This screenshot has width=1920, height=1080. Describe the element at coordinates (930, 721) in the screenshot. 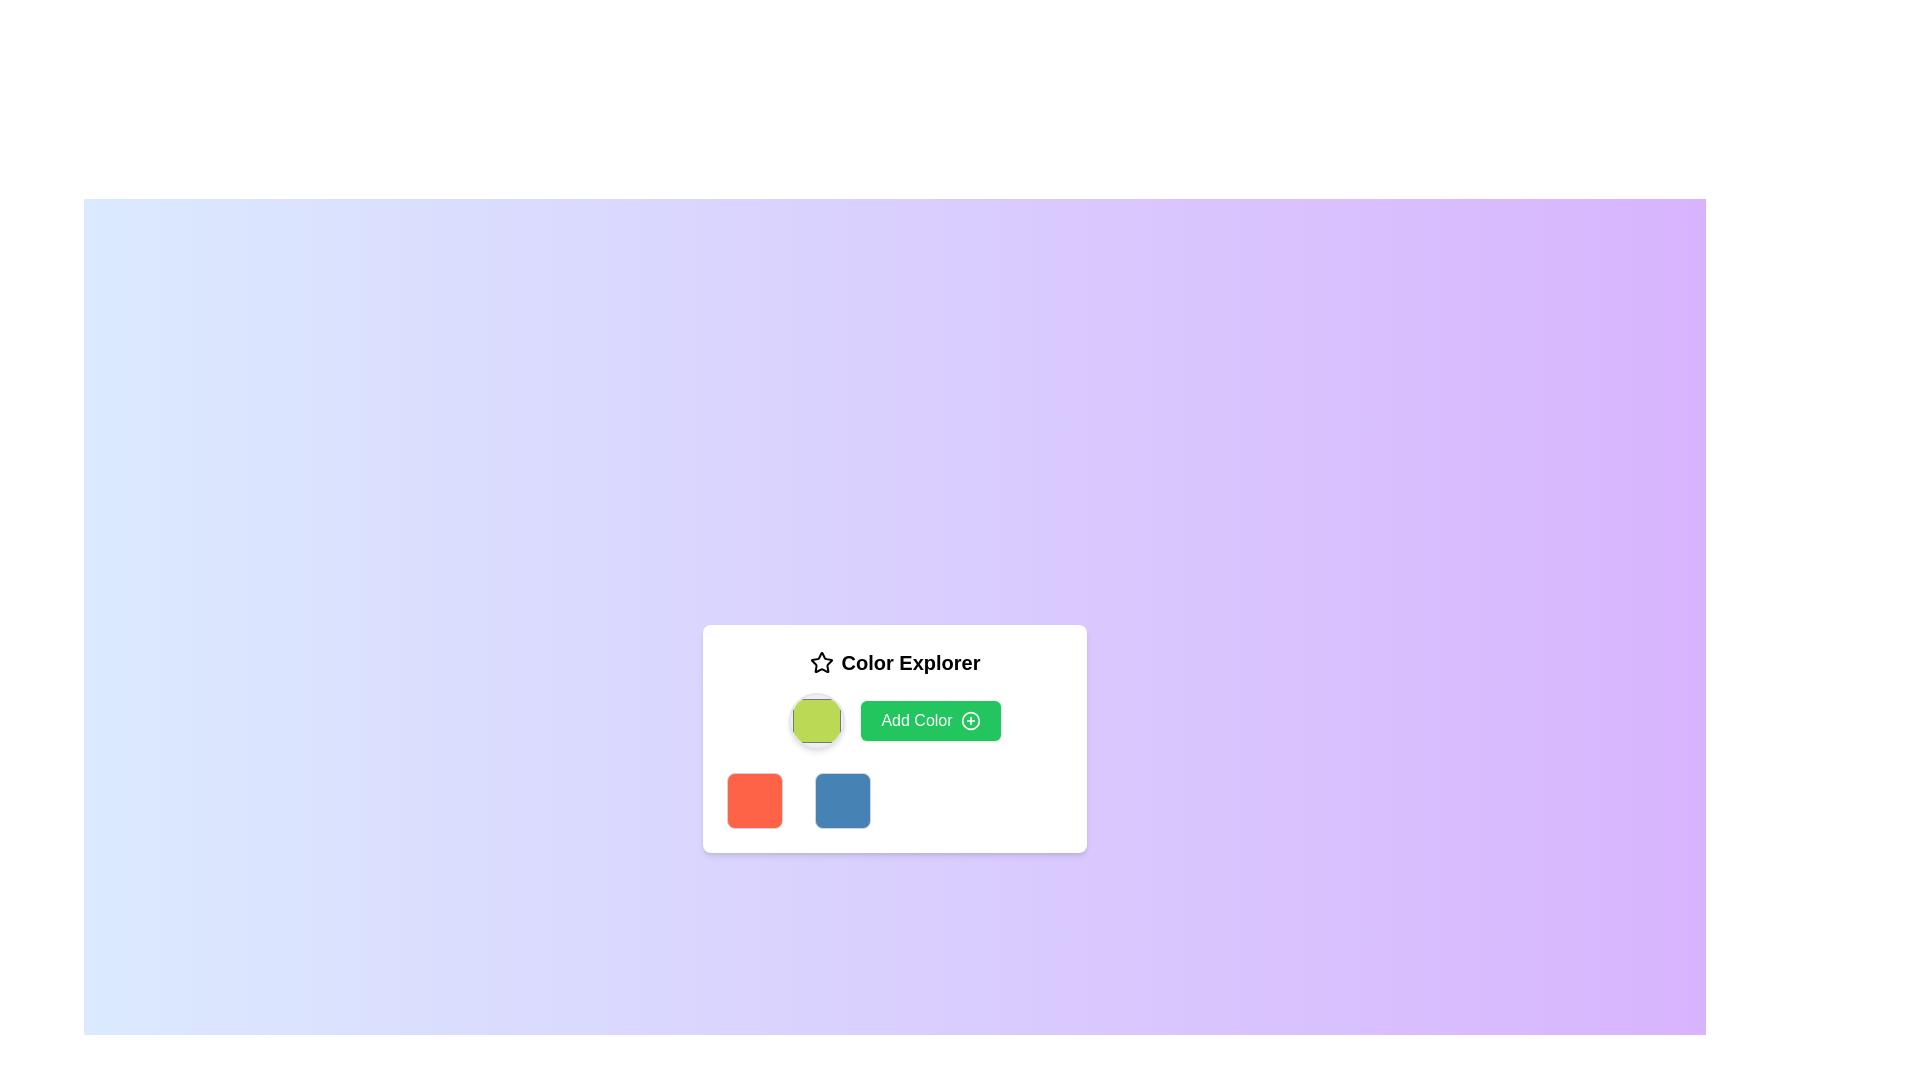

I see `the button used to add a new color to the list by activating keyboard navigation` at that location.